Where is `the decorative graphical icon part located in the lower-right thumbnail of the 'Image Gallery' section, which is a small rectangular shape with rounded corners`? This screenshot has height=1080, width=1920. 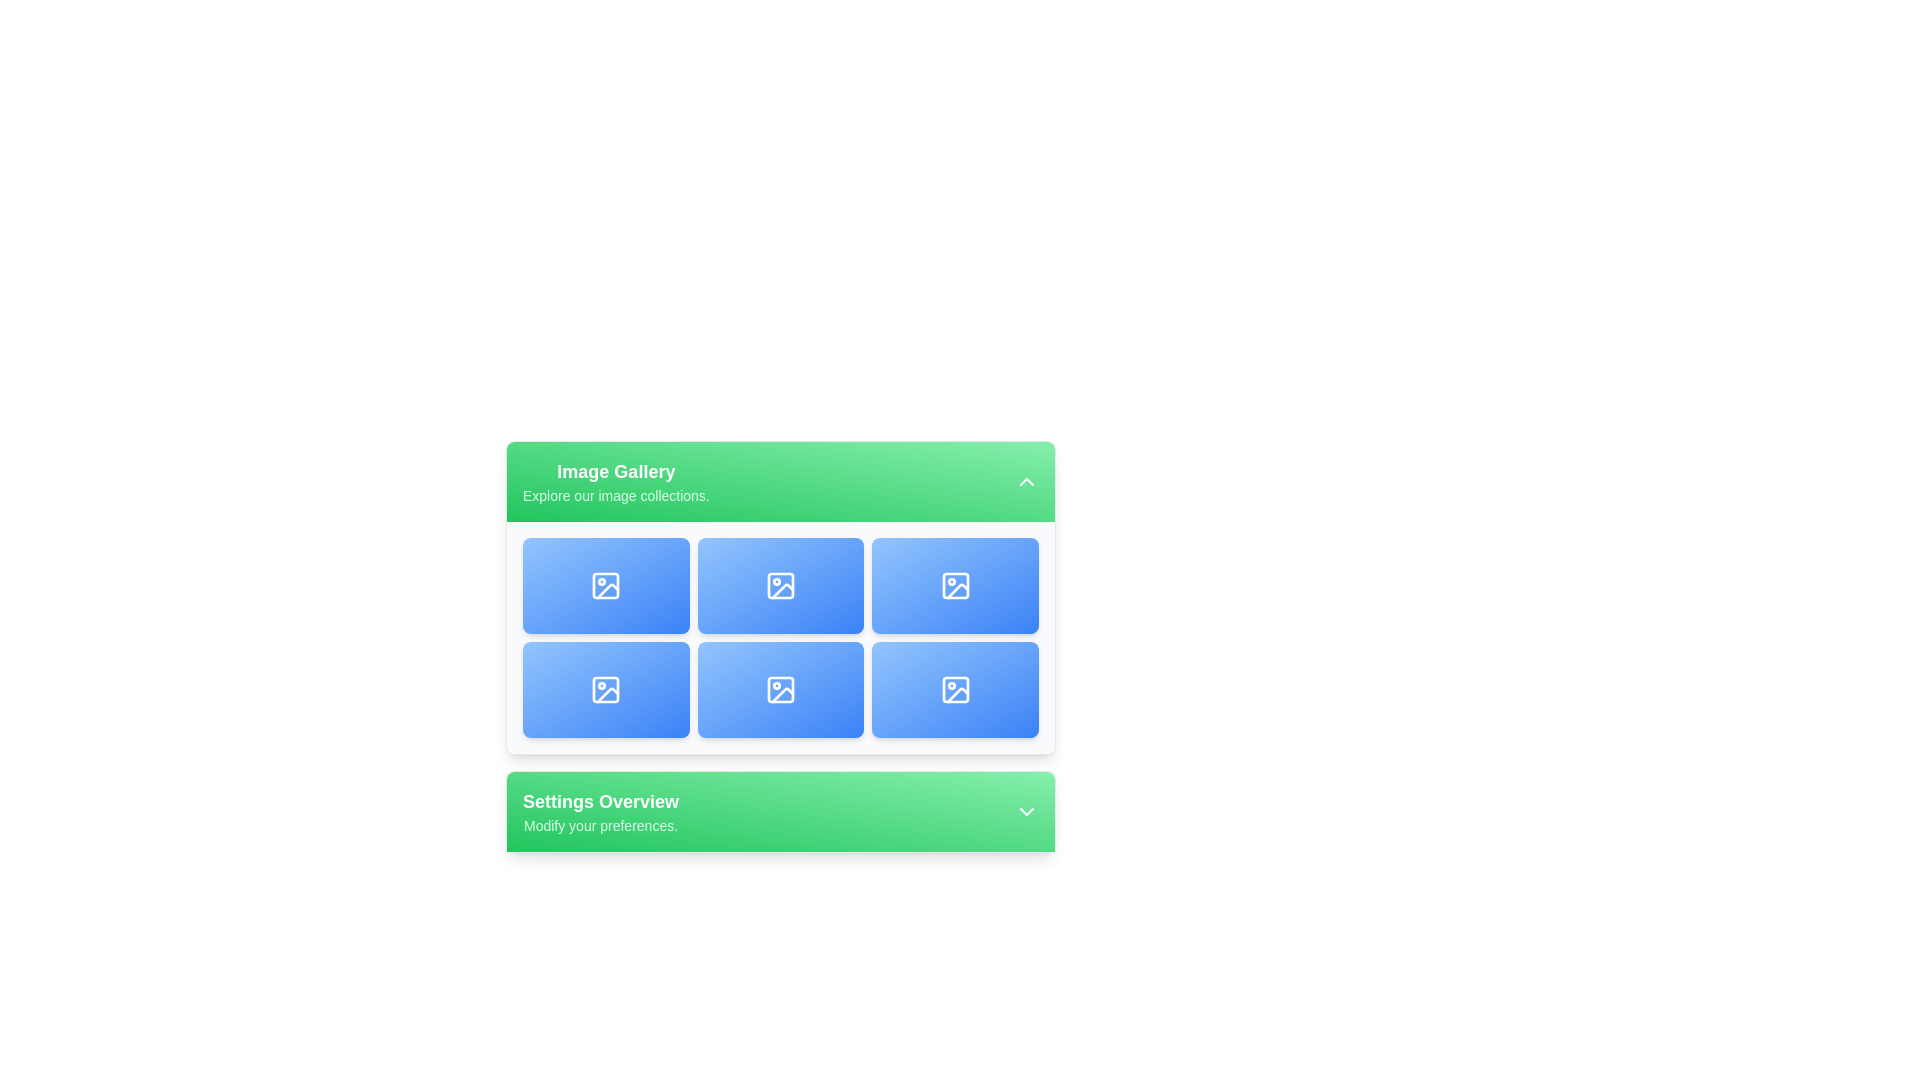 the decorative graphical icon part located in the lower-right thumbnail of the 'Image Gallery' section, which is a small rectangular shape with rounded corners is located at coordinates (954, 689).